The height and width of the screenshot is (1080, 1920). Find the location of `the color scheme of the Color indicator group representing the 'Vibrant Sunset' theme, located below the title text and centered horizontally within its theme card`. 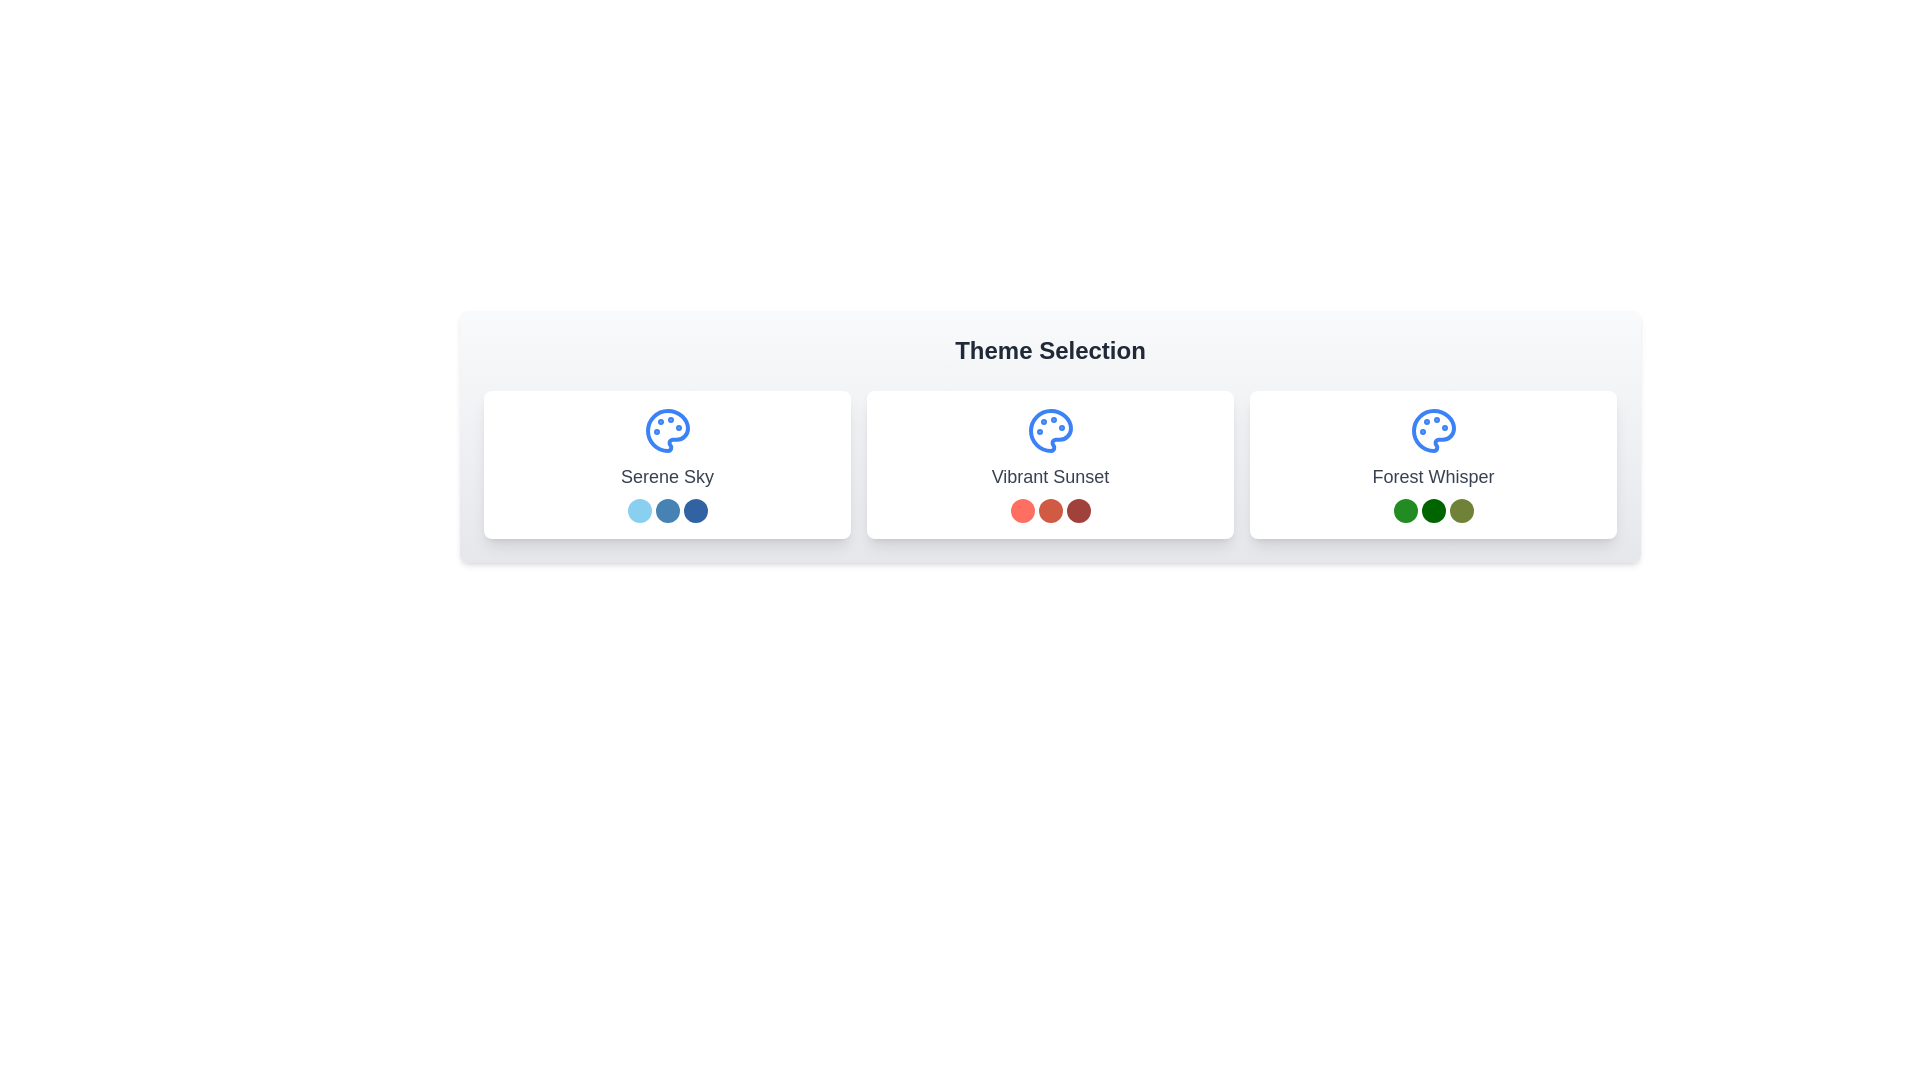

the color scheme of the Color indicator group representing the 'Vibrant Sunset' theme, located below the title text and centered horizontally within its theme card is located at coordinates (1049, 509).